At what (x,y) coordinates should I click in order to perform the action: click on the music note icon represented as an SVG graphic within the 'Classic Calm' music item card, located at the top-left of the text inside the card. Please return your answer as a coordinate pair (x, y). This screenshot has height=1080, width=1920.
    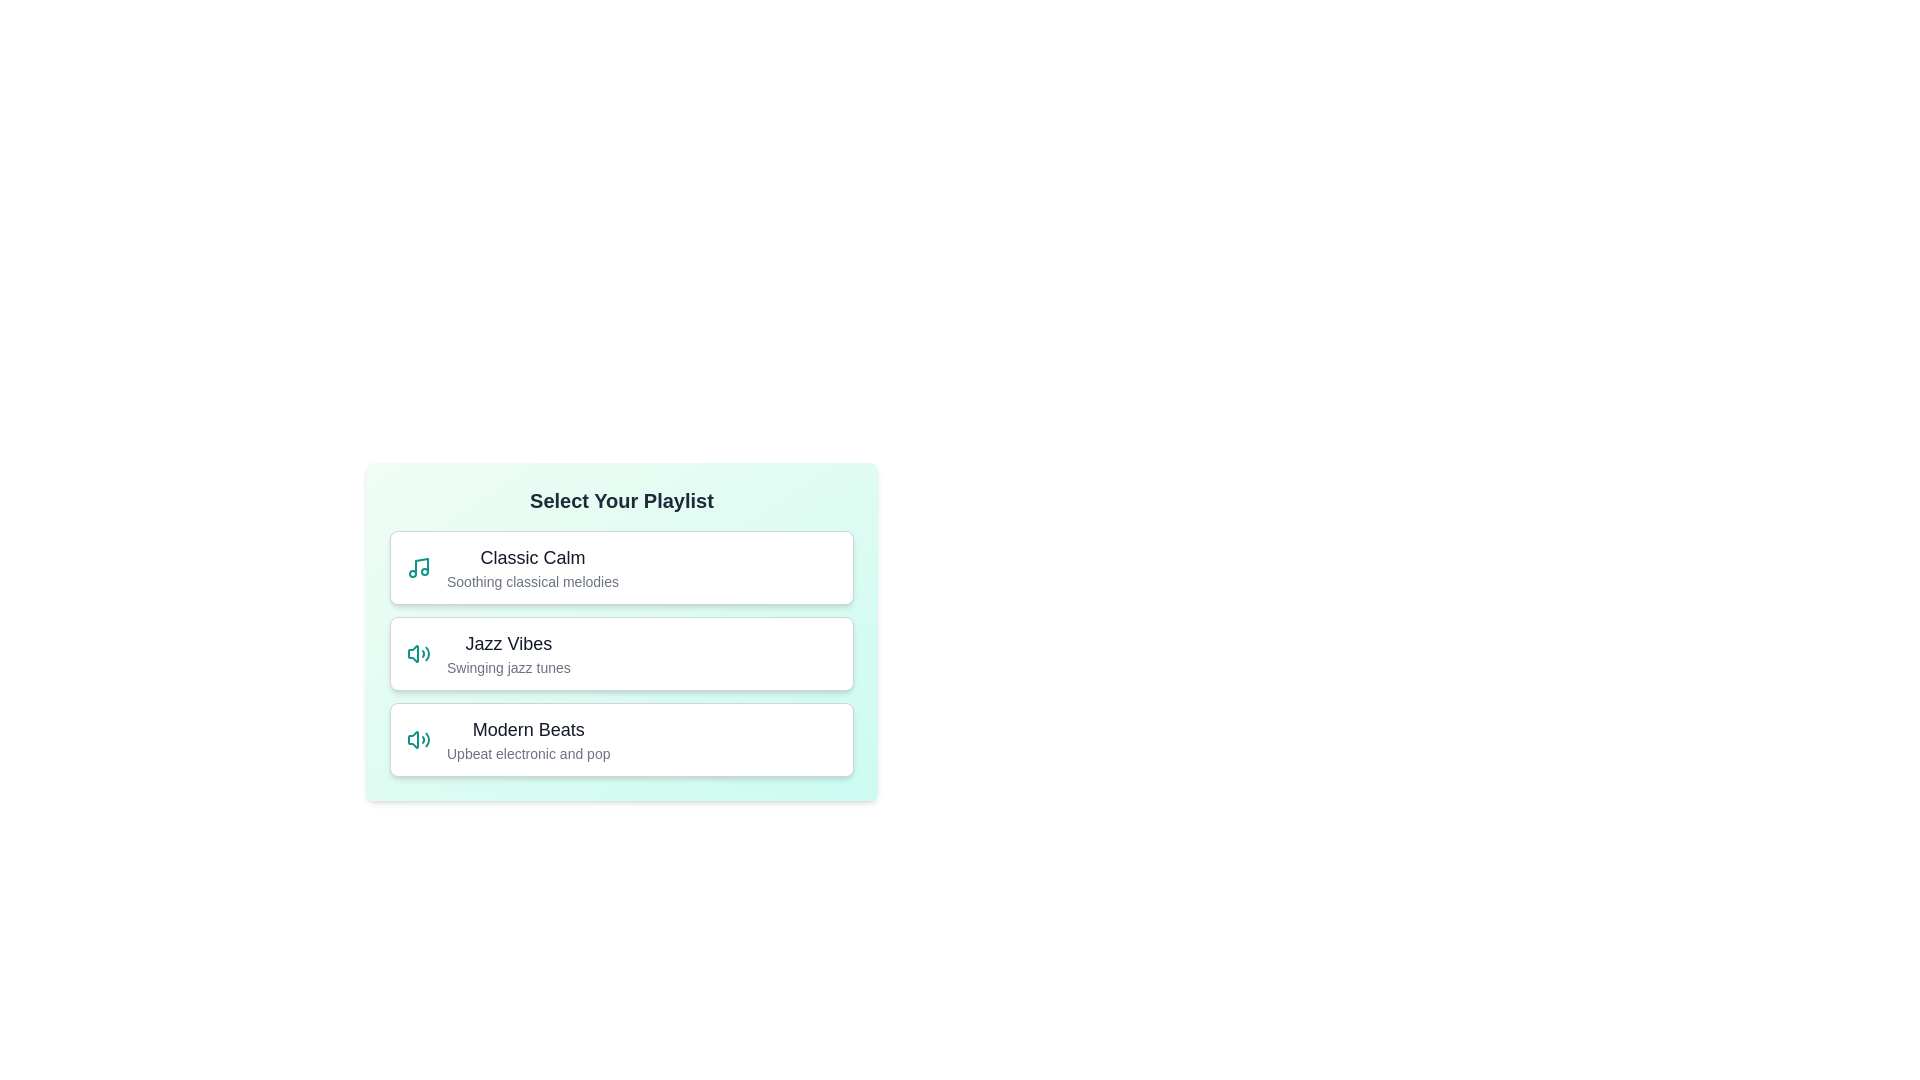
    Looking at the image, I should click on (421, 566).